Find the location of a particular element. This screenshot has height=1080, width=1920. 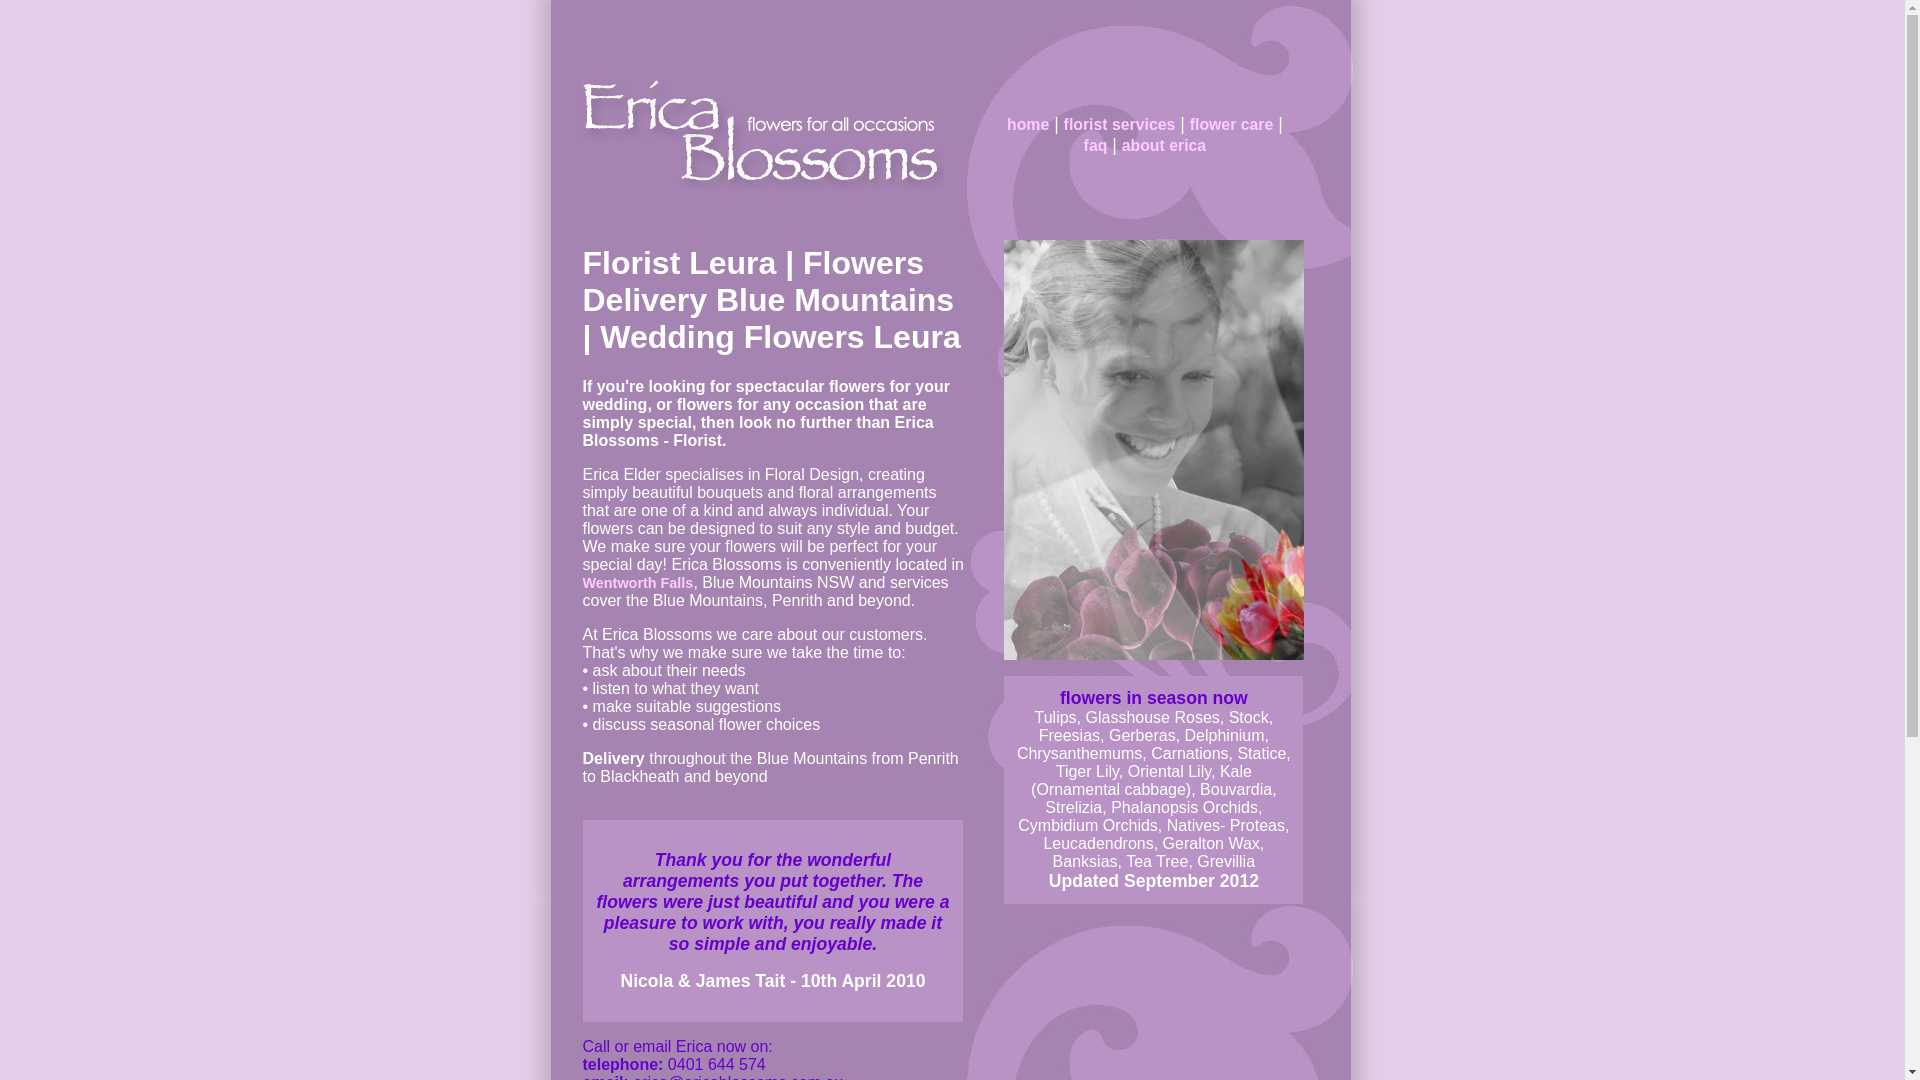

'Wentworth Falls' is located at coordinates (636, 582).